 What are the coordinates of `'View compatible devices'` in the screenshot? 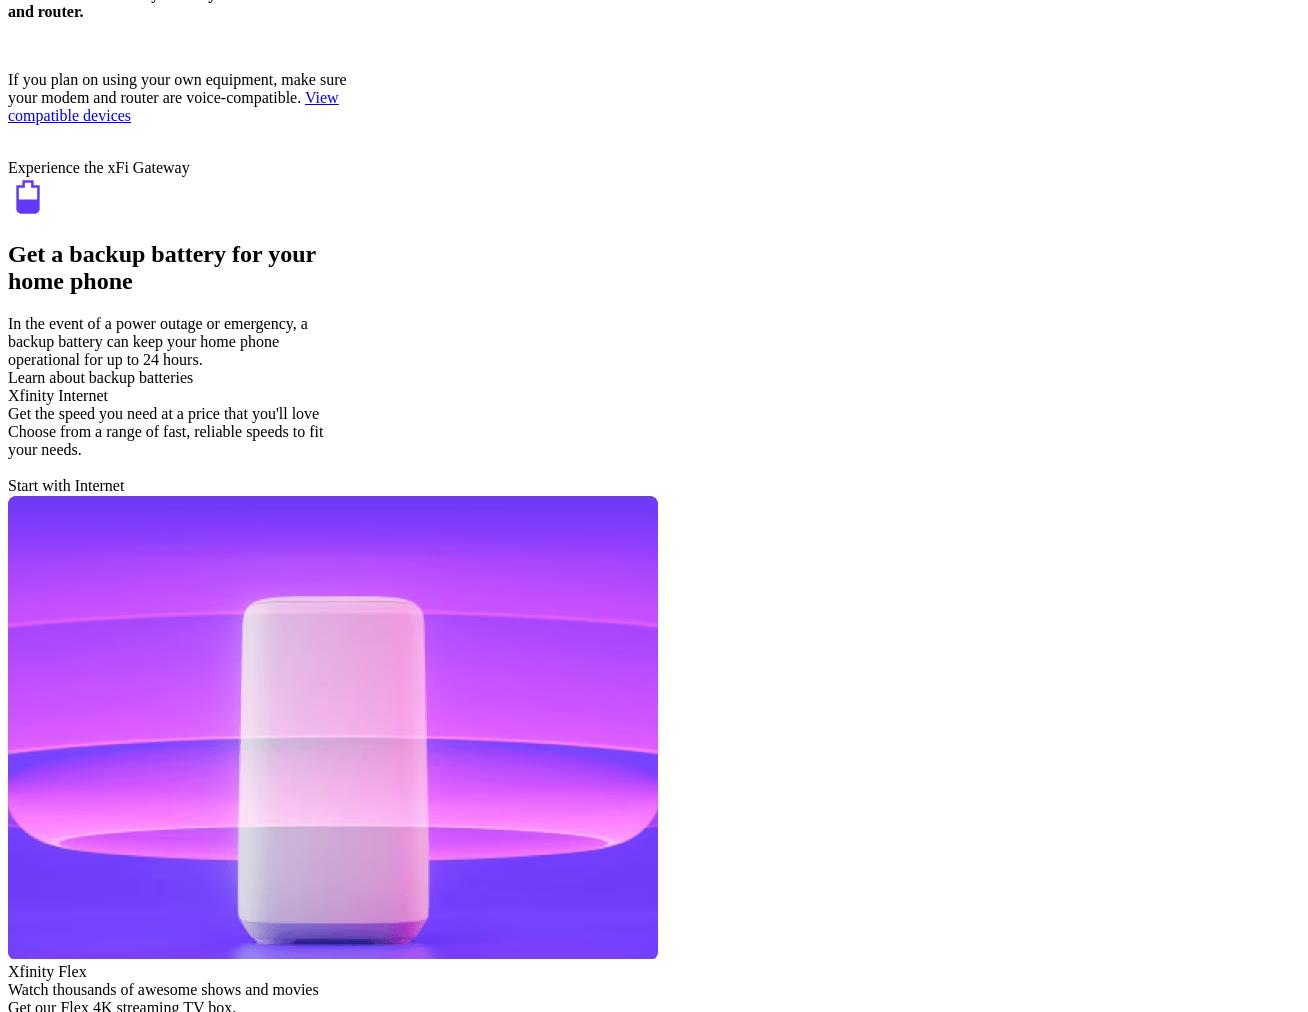 It's located at (7, 105).